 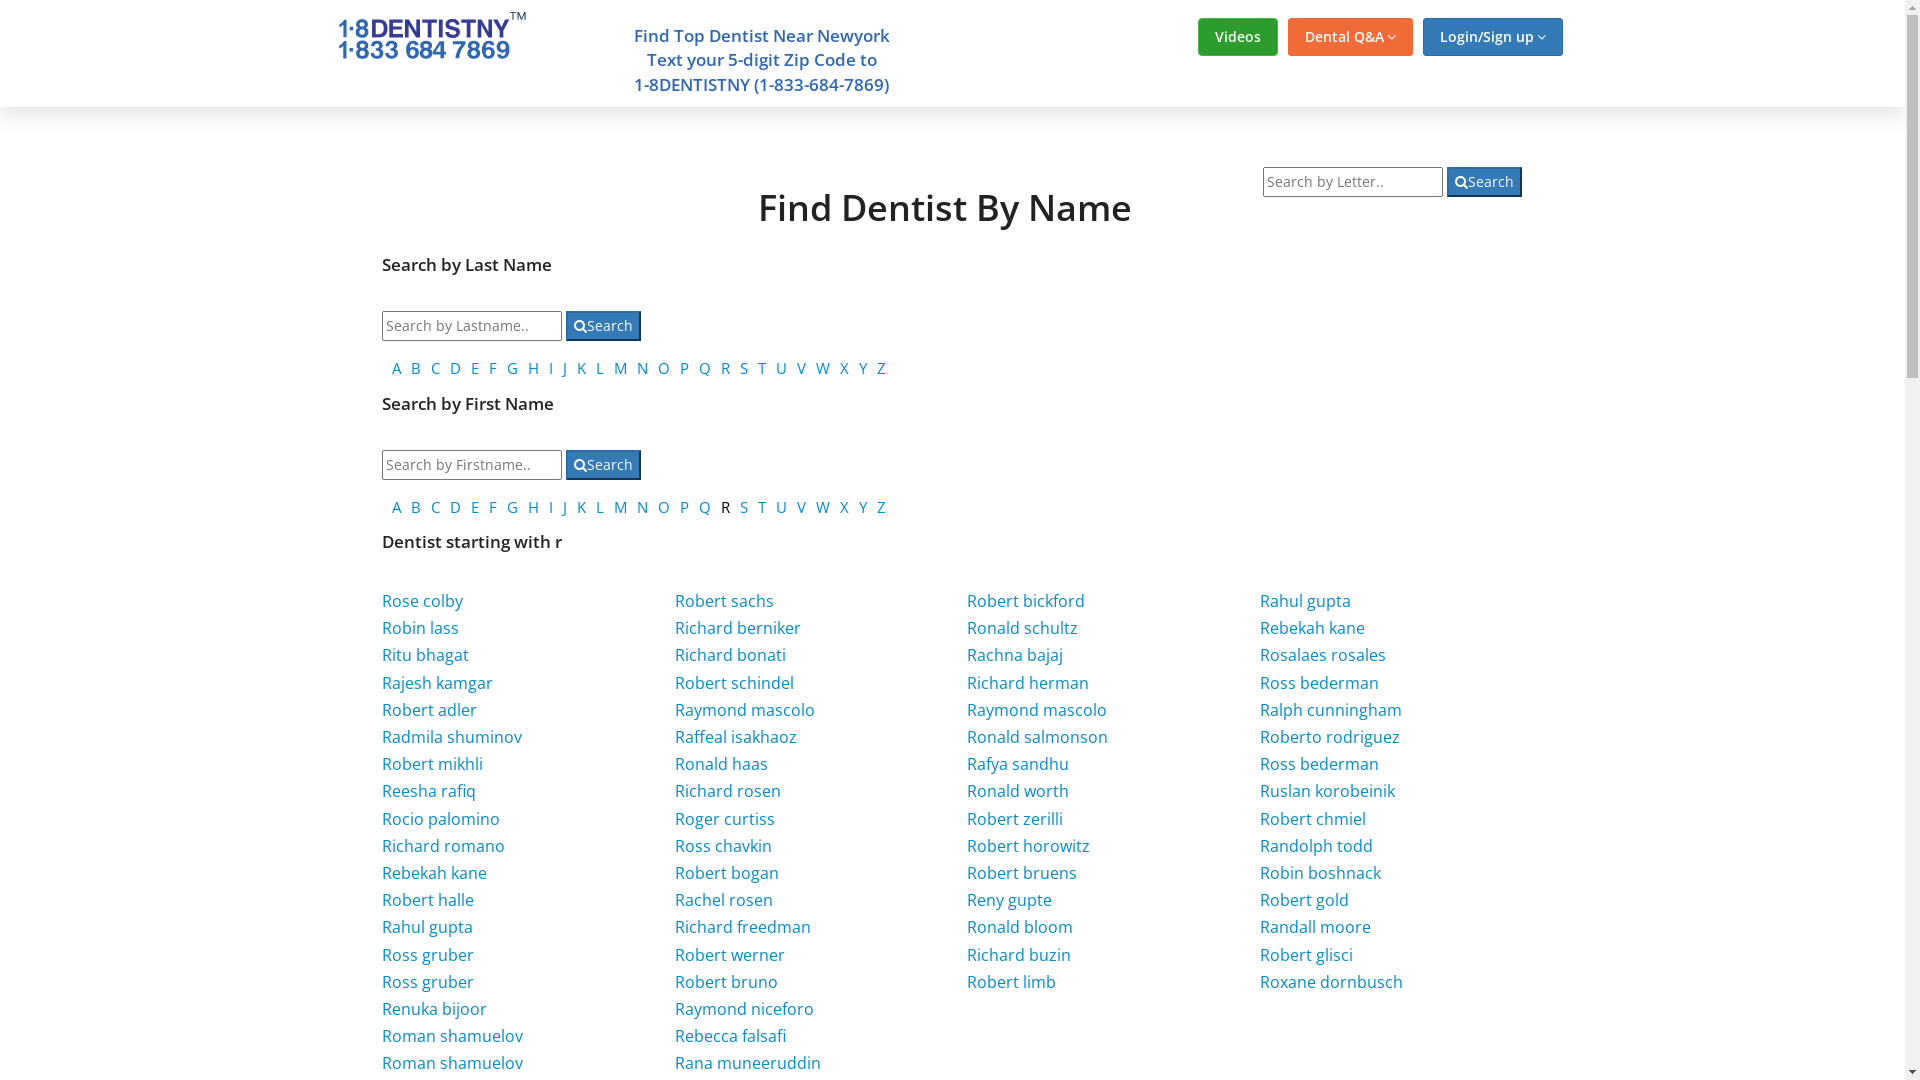 I want to click on 'Richard herman', so click(x=1027, y=681).